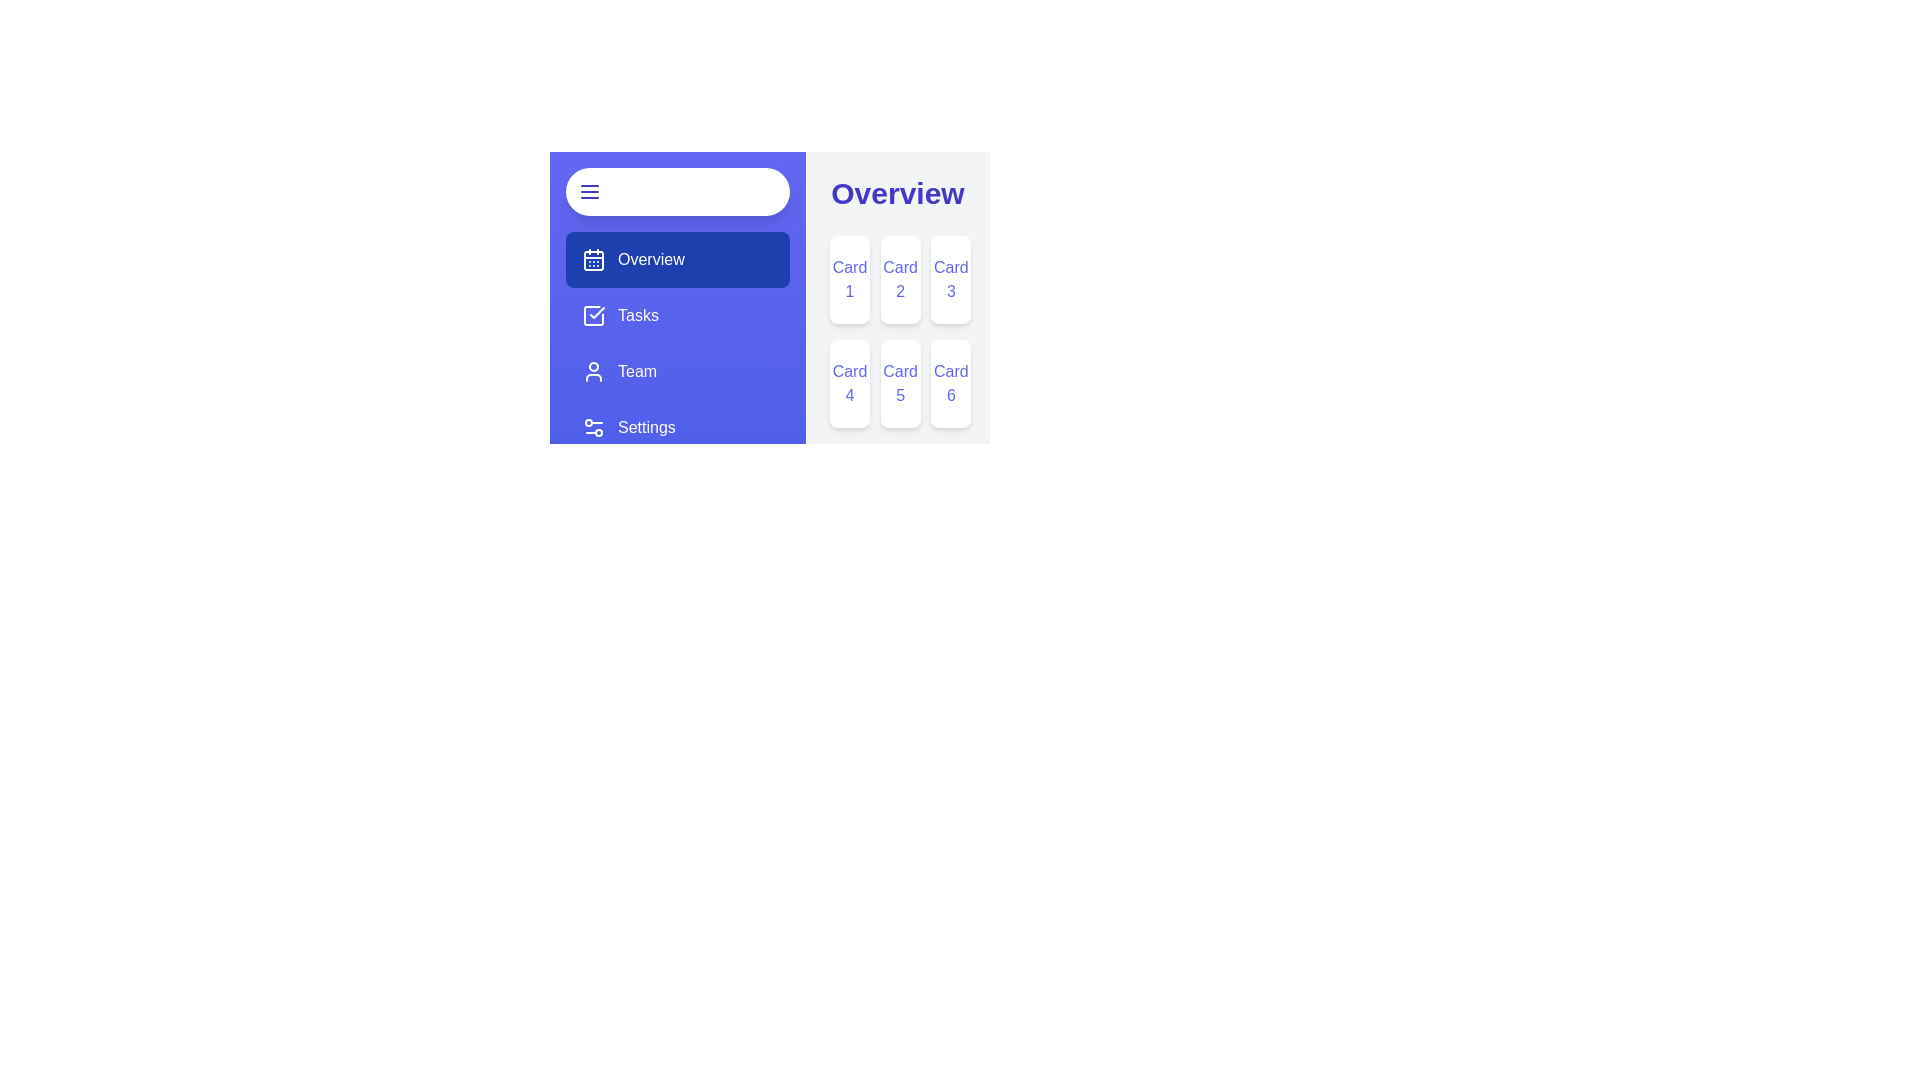  What do you see at coordinates (677, 258) in the screenshot?
I see `the tab labeled Overview from the sidebar` at bounding box center [677, 258].